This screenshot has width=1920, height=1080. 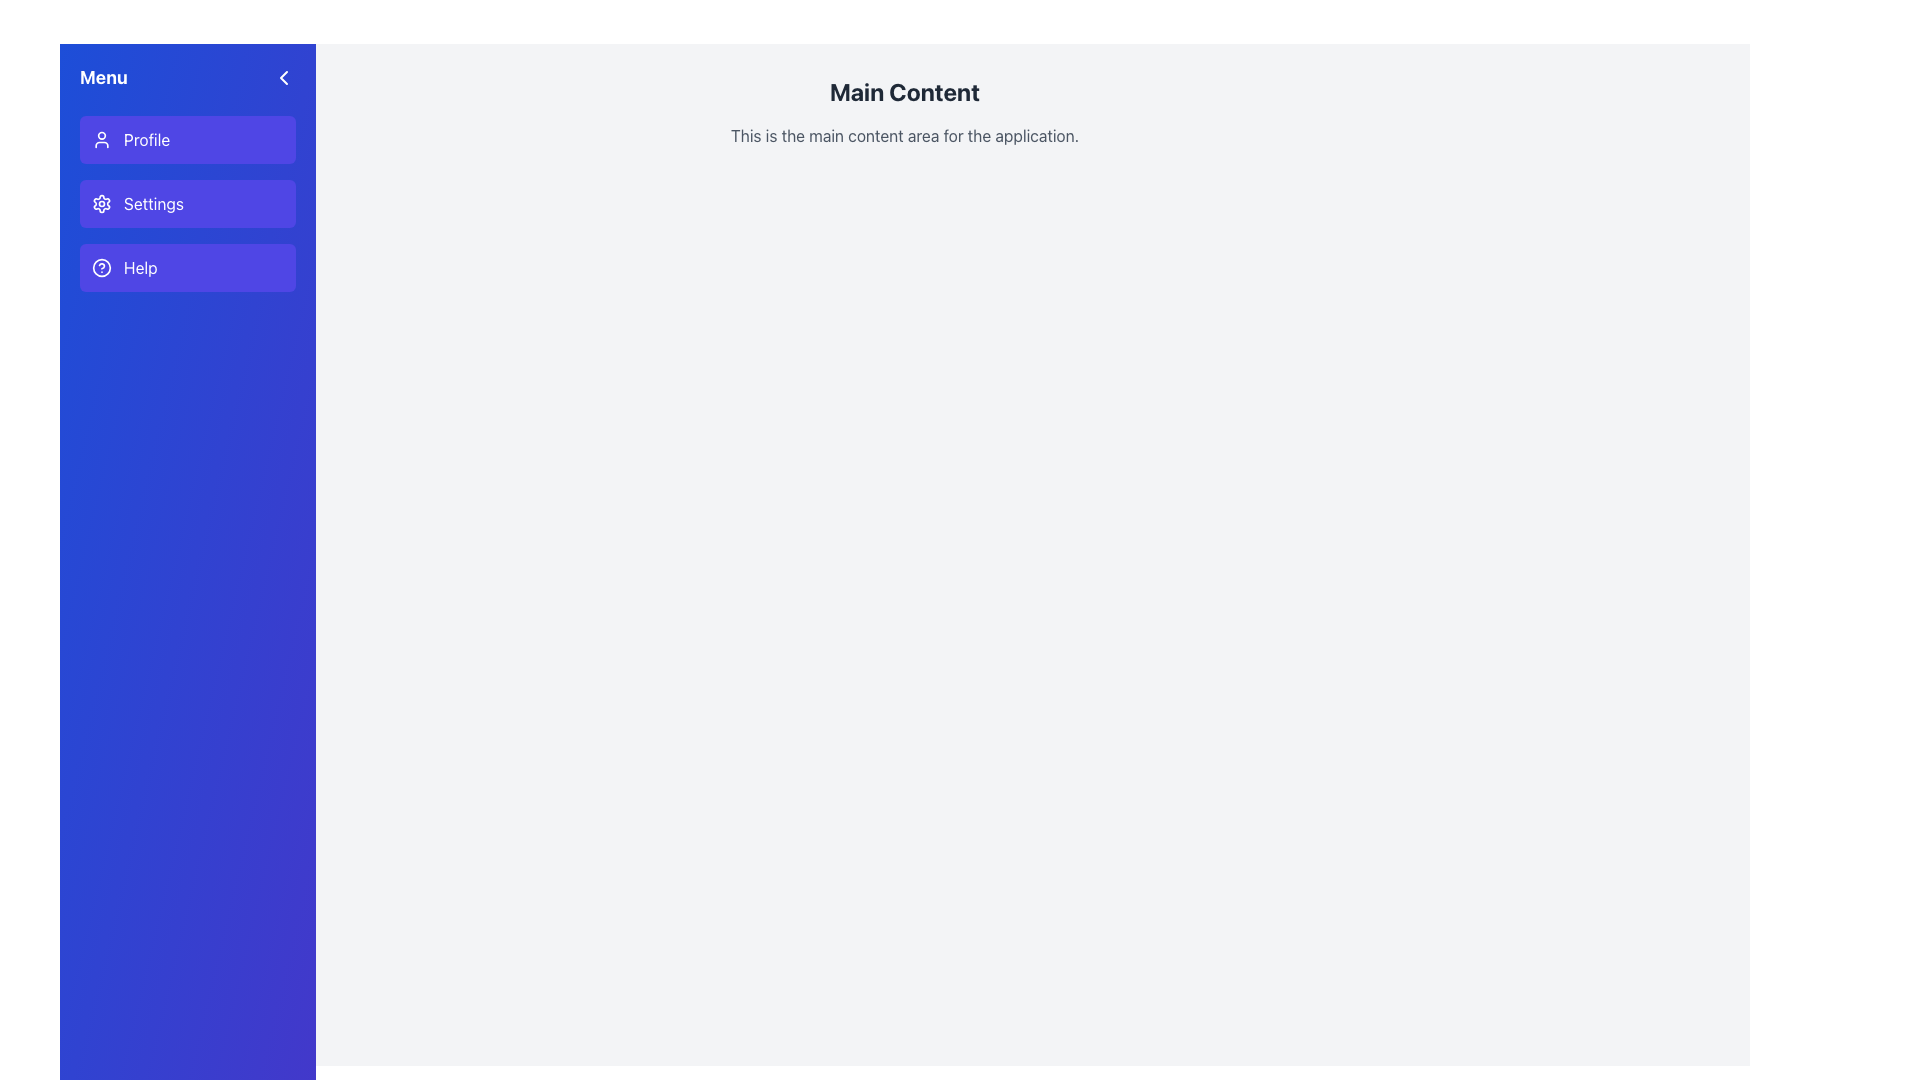 What do you see at coordinates (100, 138) in the screenshot?
I see `user profile icon located at the top left of the 'Profile' menu item in the sidebar` at bounding box center [100, 138].